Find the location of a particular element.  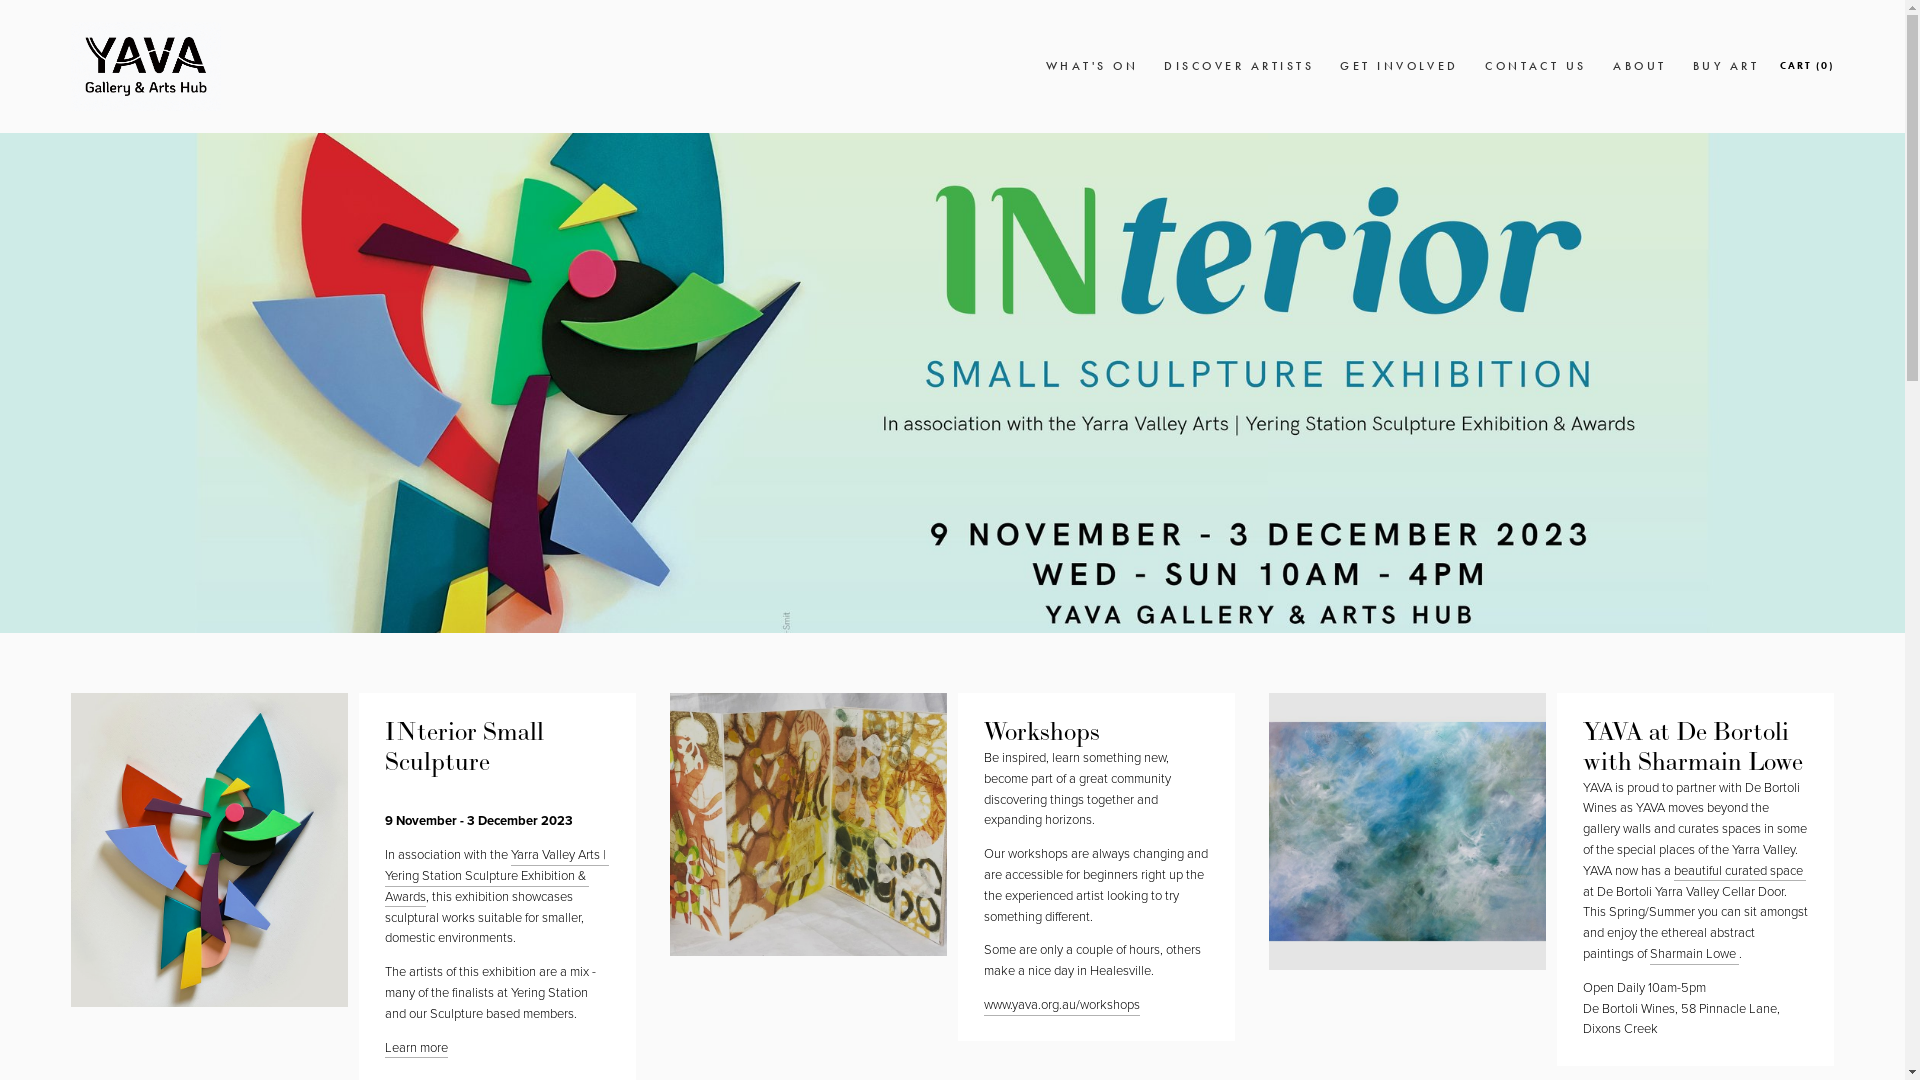

'beautiful curated space ' is located at coordinates (1738, 870).